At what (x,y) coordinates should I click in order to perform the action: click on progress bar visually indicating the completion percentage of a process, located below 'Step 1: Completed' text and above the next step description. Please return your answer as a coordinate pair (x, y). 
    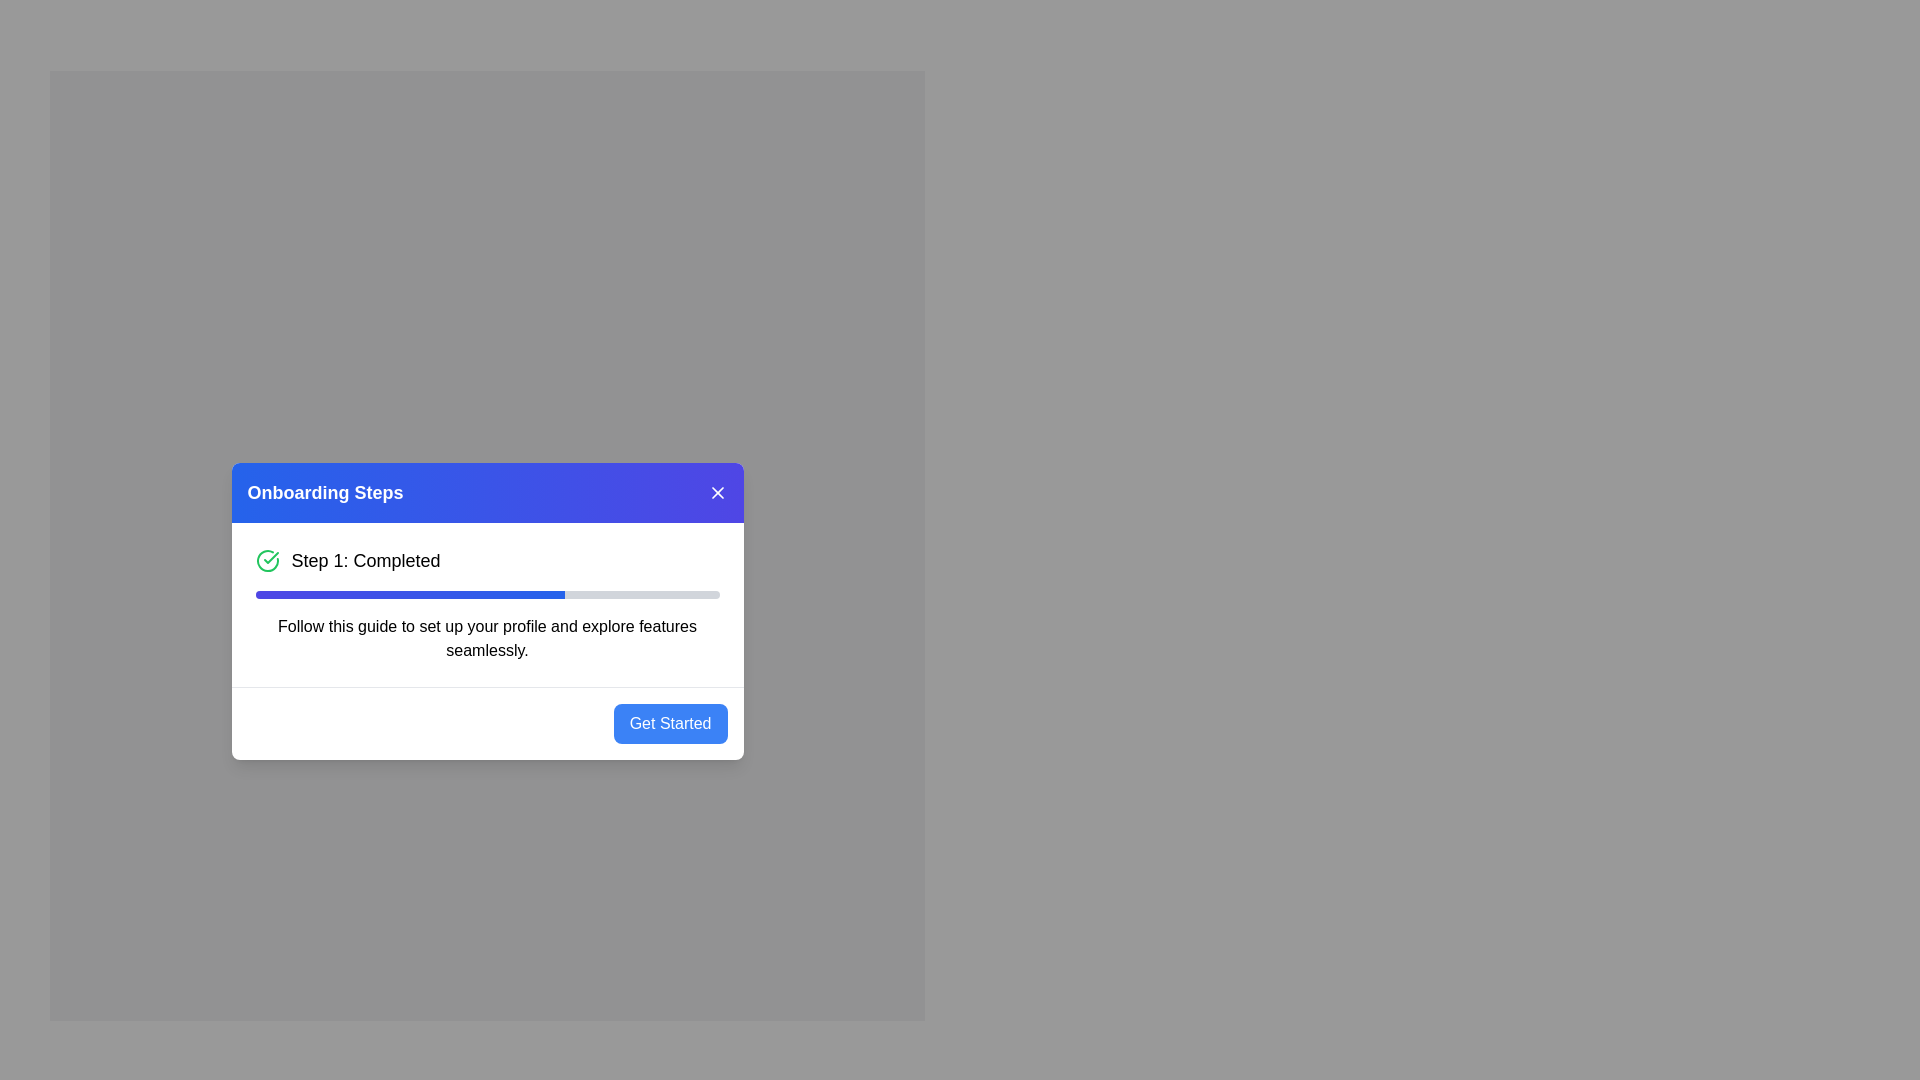
    Looking at the image, I should click on (487, 593).